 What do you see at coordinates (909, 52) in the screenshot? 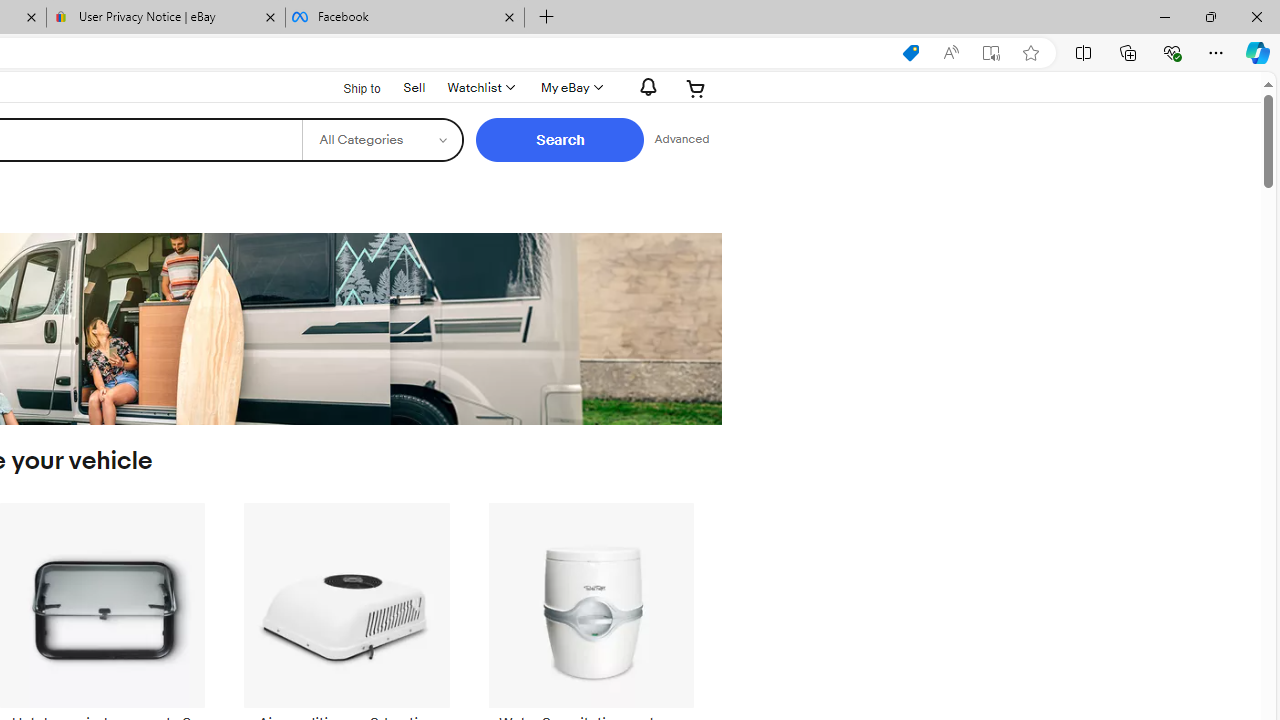
I see `'This site has coupons! Shopping in Microsoft Edge'` at bounding box center [909, 52].